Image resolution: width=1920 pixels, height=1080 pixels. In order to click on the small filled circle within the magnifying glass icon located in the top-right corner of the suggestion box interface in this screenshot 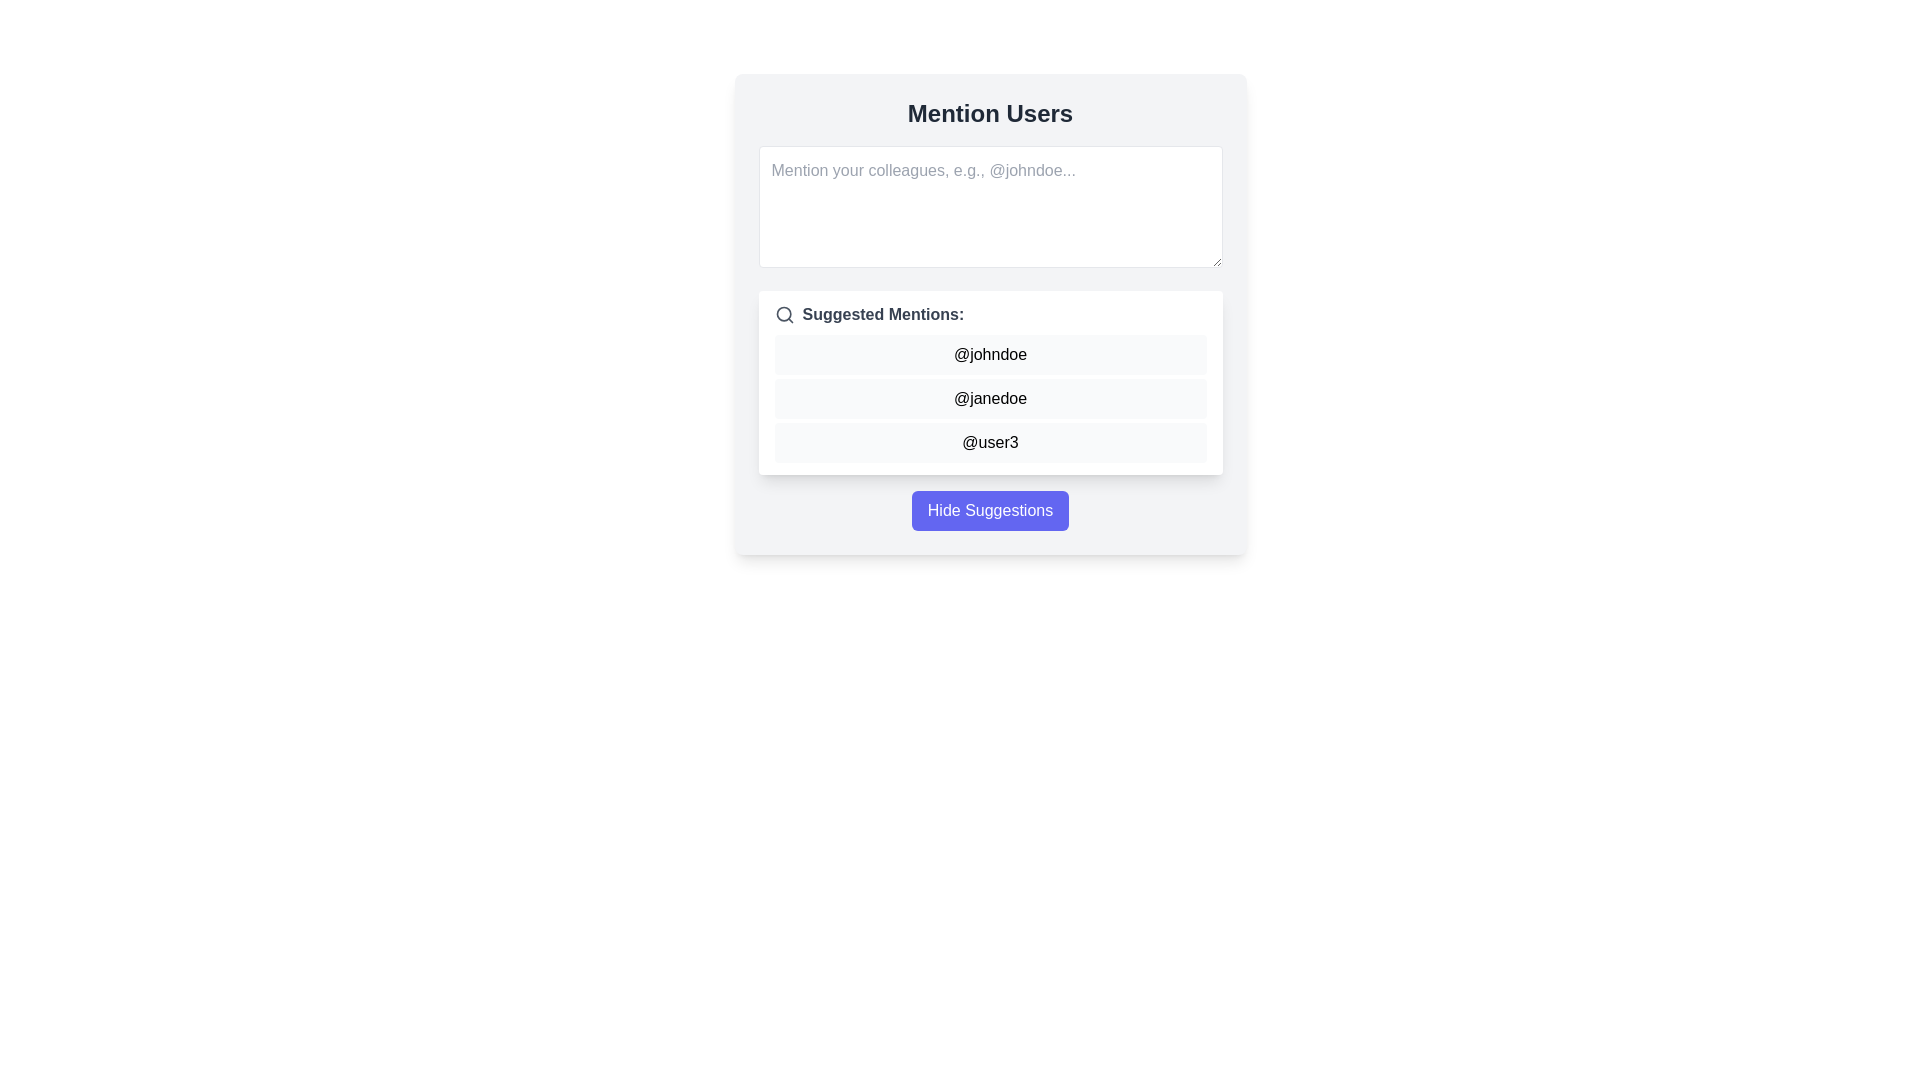, I will do `click(782, 314)`.